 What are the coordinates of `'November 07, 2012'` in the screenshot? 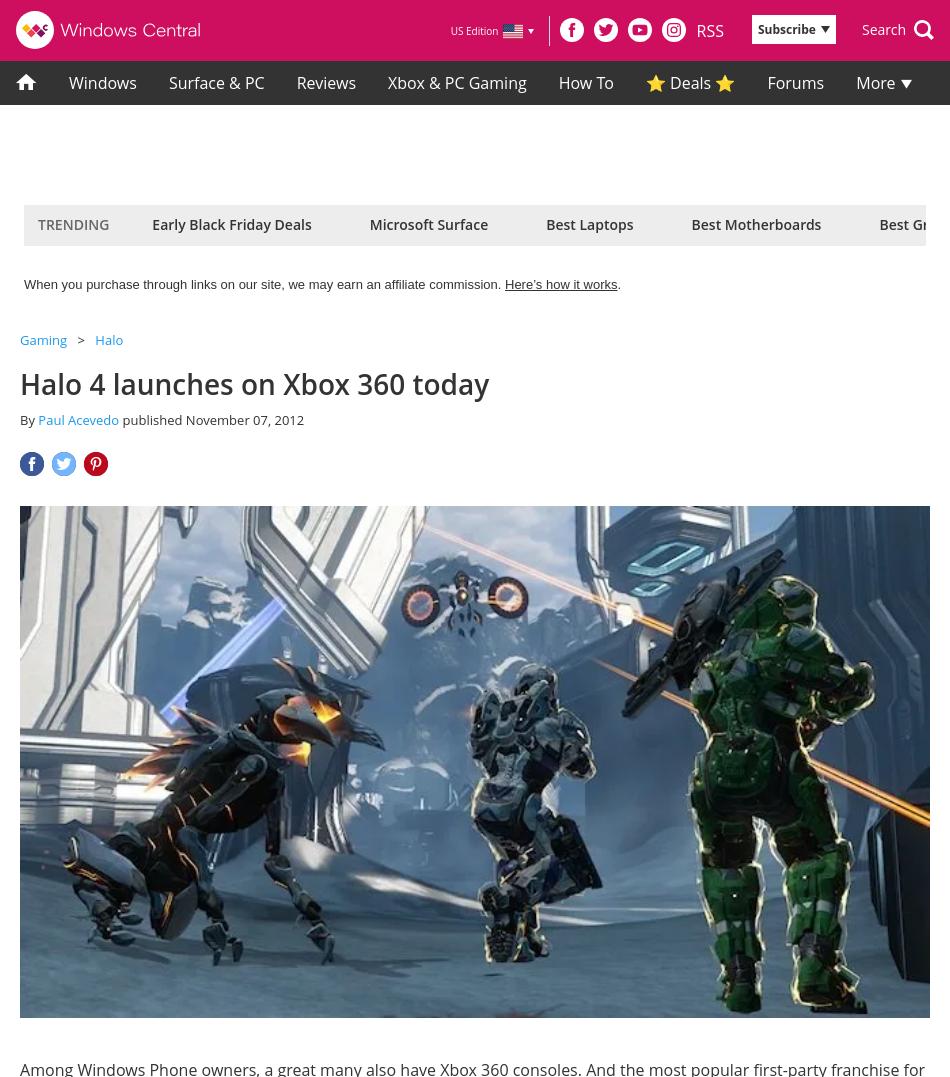 It's located at (243, 419).